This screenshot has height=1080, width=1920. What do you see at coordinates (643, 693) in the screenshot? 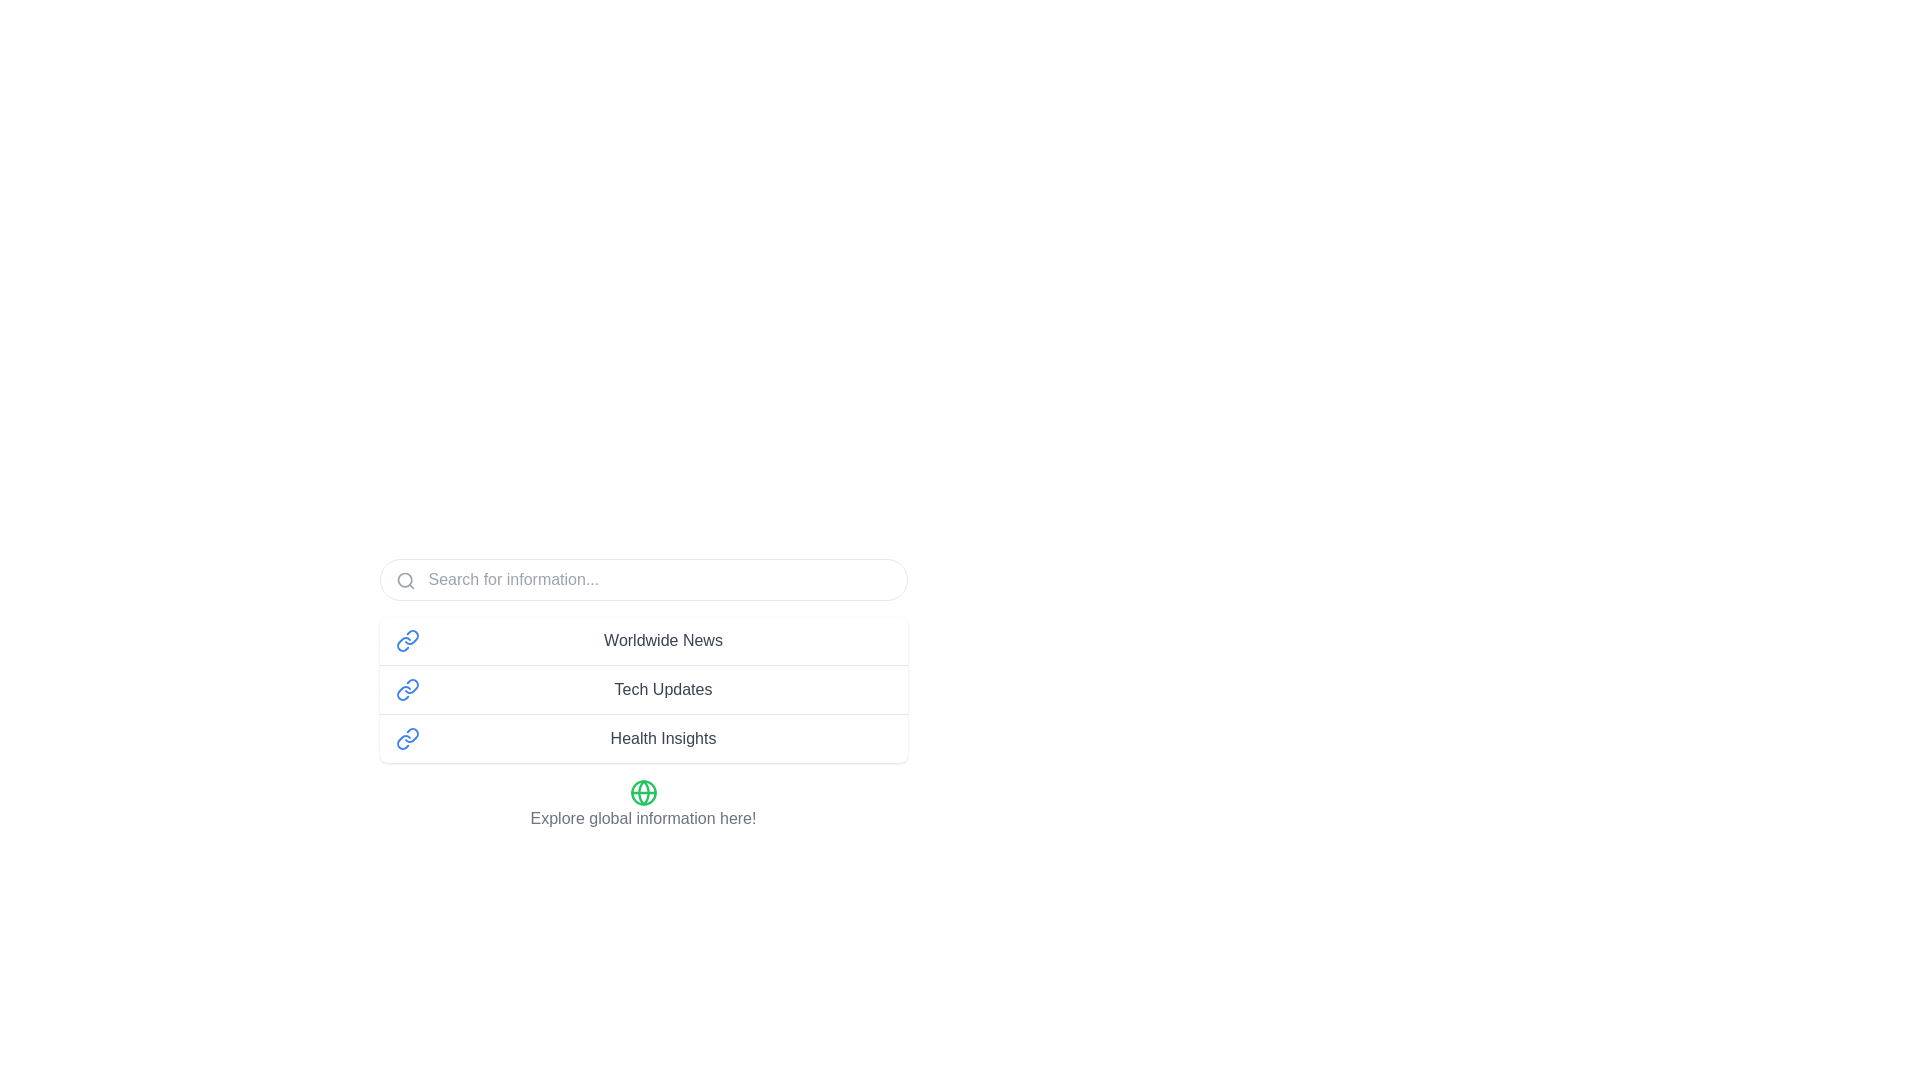
I see `the 'Tech Updates' interactive text label` at bounding box center [643, 693].